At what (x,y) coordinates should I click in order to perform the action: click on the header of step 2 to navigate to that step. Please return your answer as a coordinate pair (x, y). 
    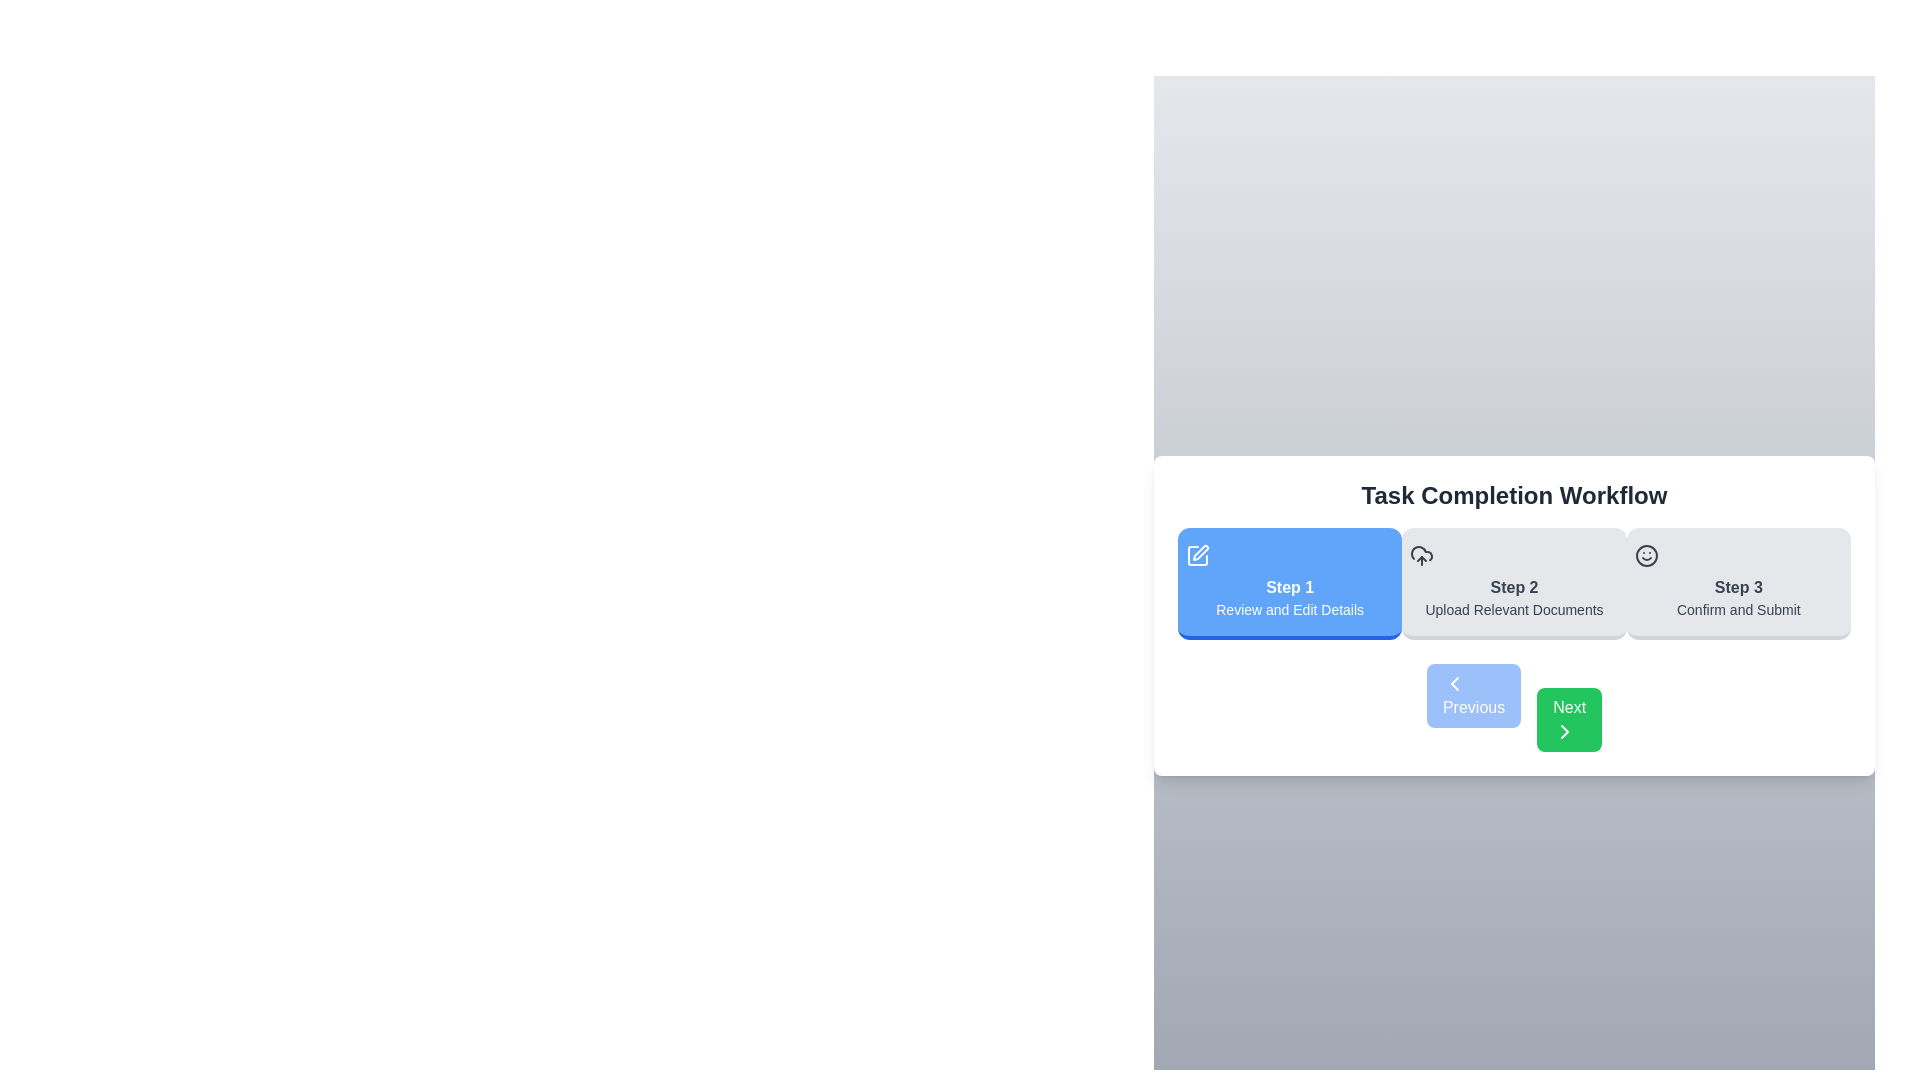
    Looking at the image, I should click on (1514, 583).